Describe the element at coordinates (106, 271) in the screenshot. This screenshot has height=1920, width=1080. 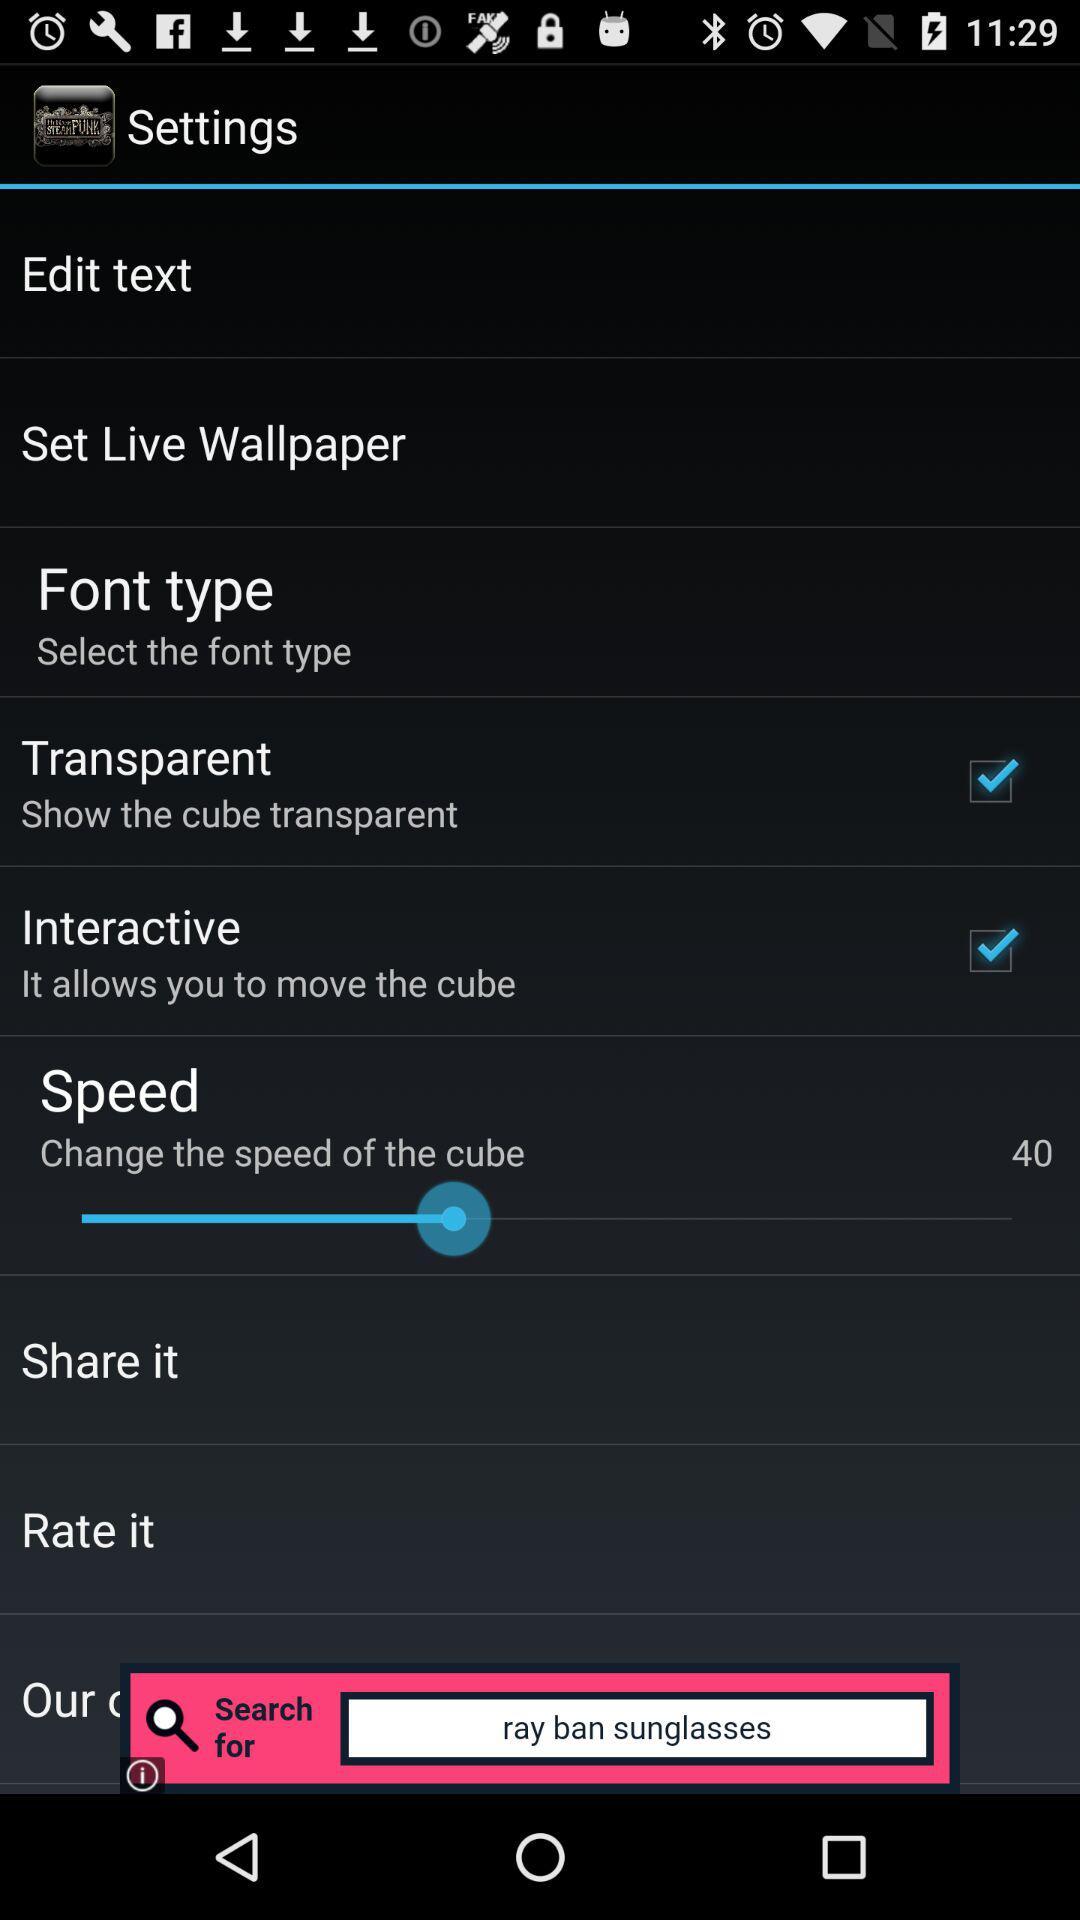
I see `the icon above the set live wallpaper item` at that location.